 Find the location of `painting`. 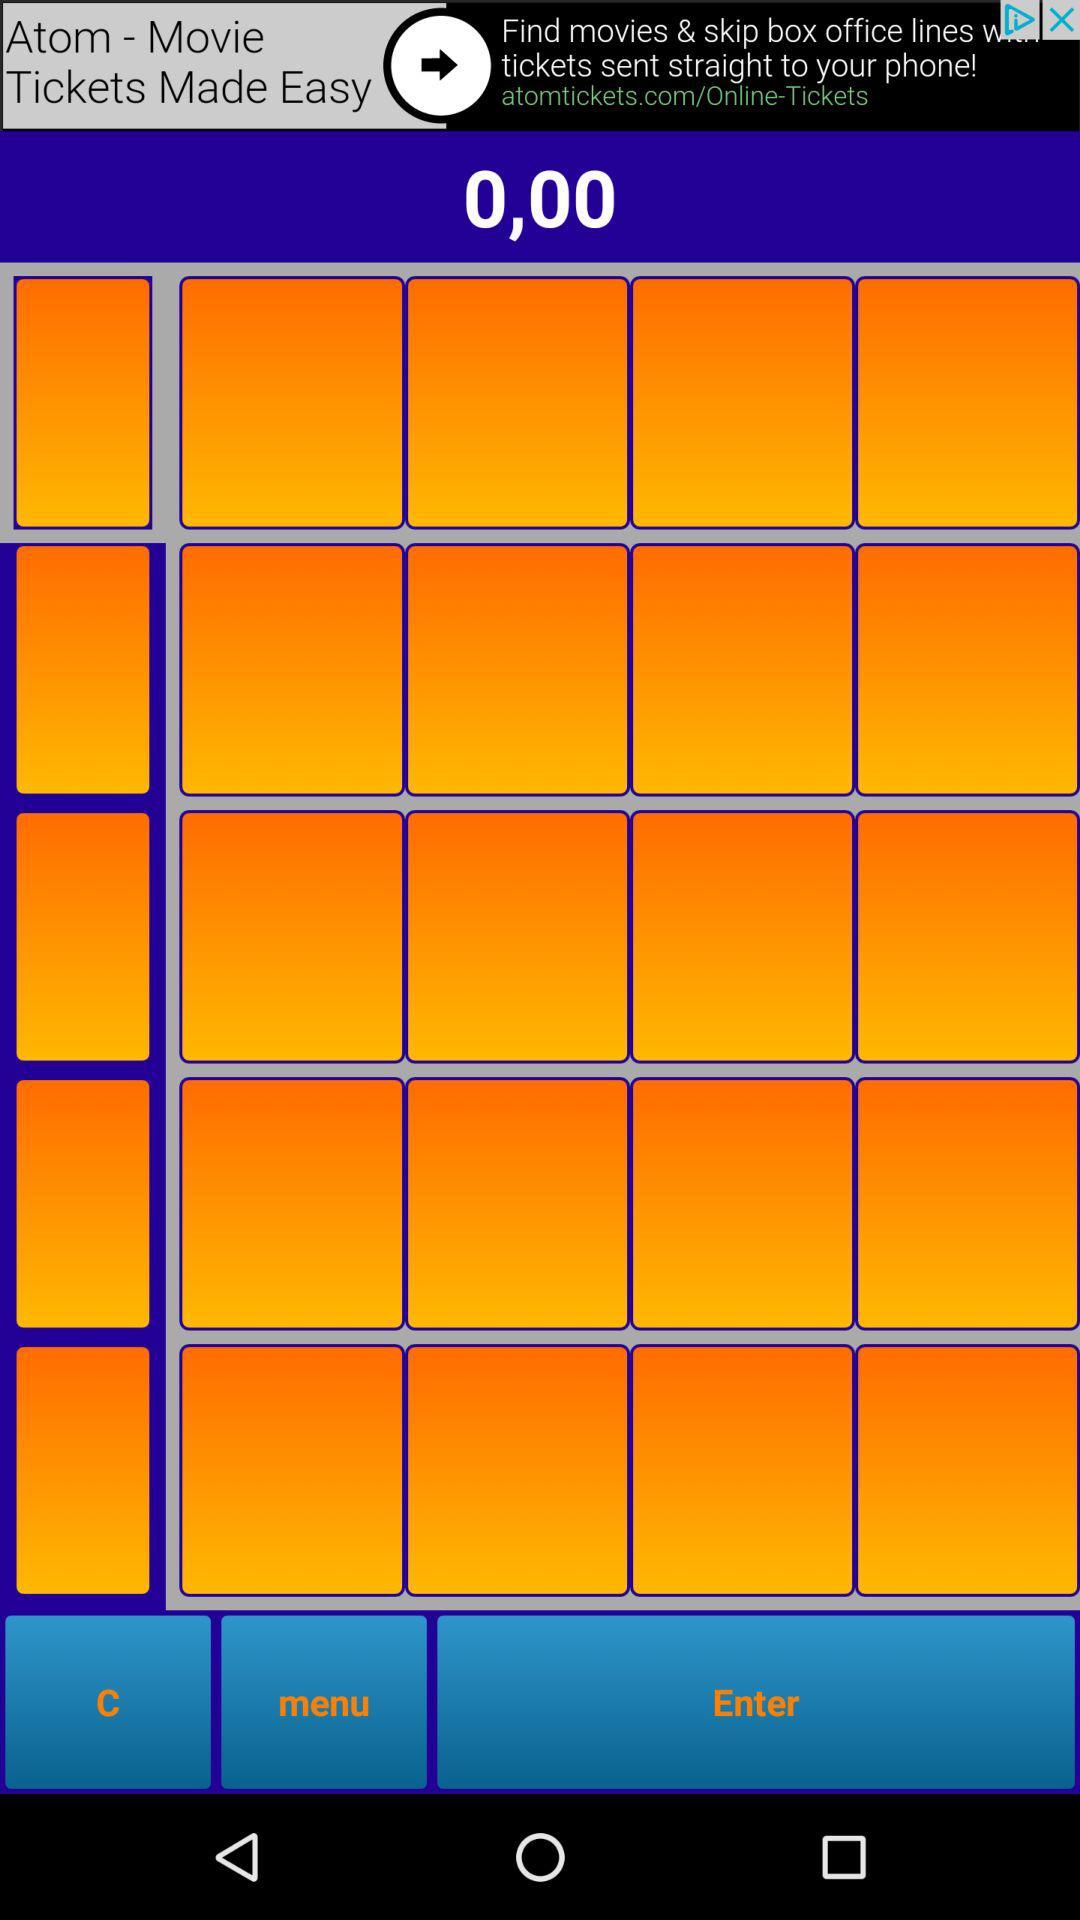

painting is located at coordinates (966, 401).